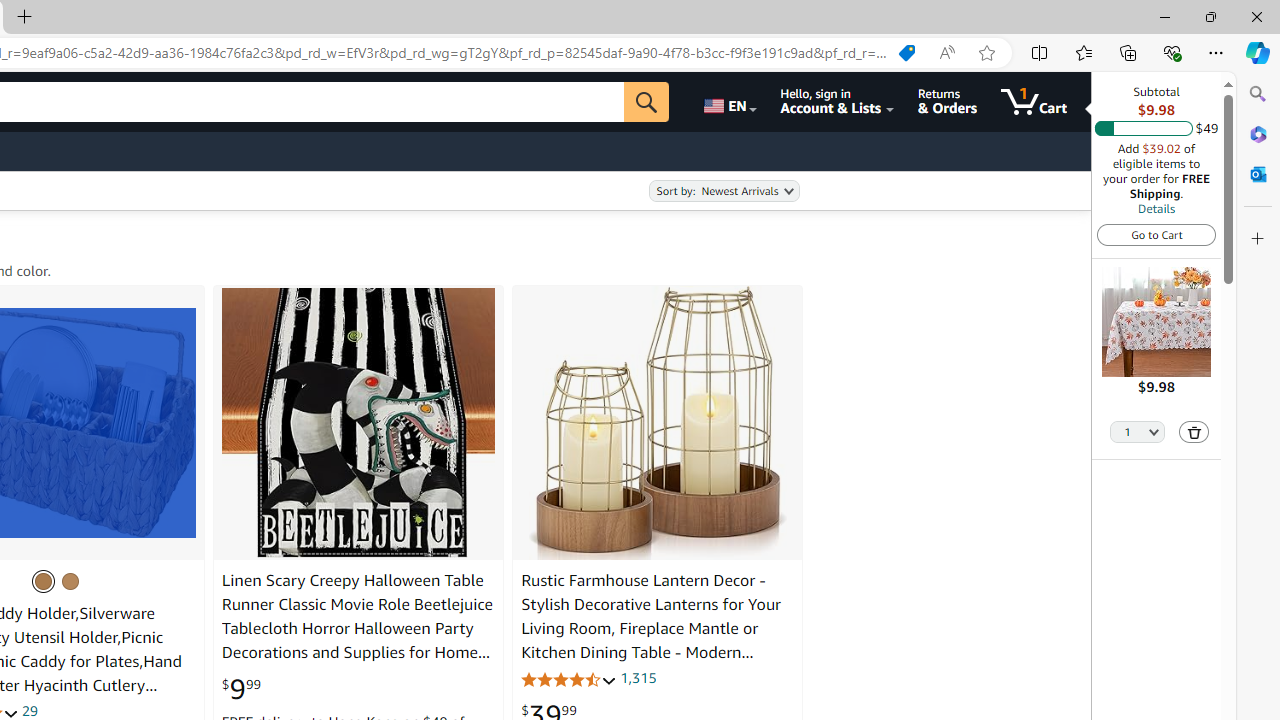  What do you see at coordinates (1194, 430) in the screenshot?
I see `'Delete'` at bounding box center [1194, 430].